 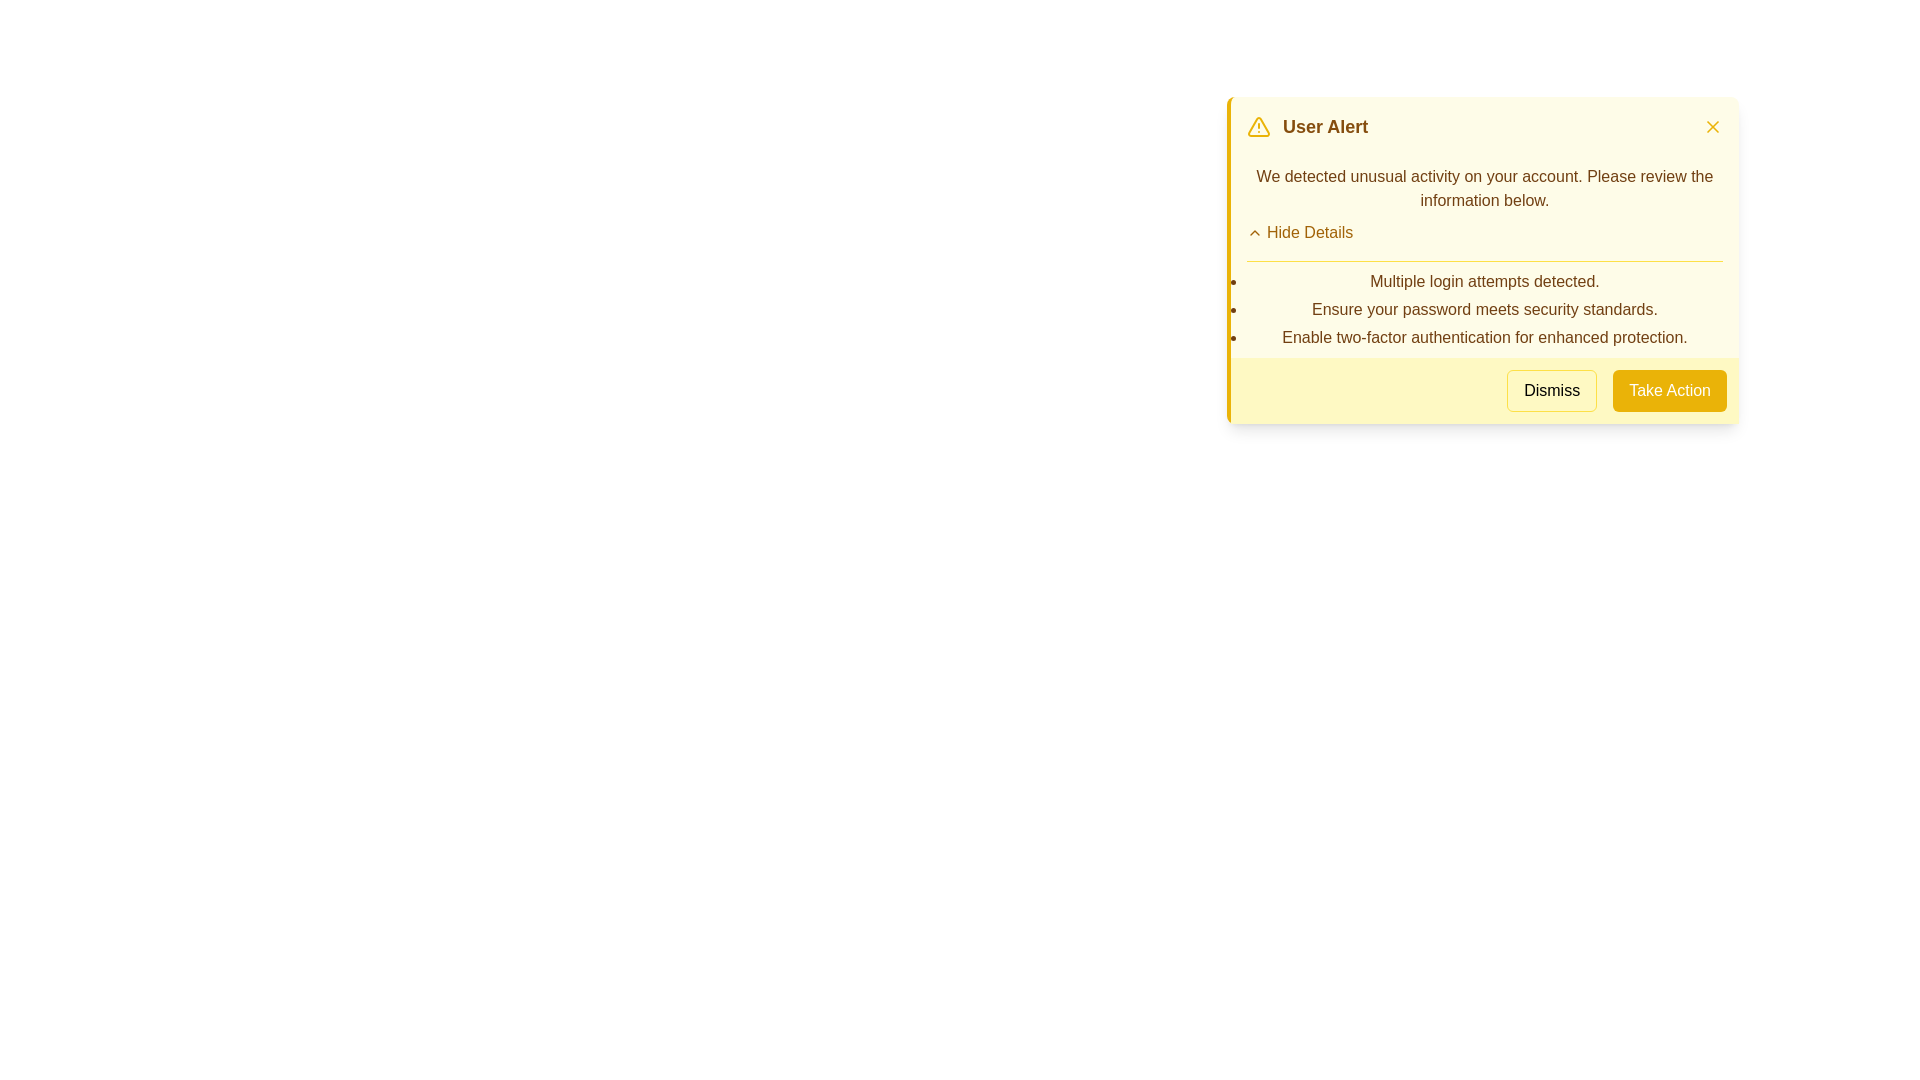 I want to click on the interactive text with an icon located in the upper middle section of the user alert box, so click(x=1300, y=231).